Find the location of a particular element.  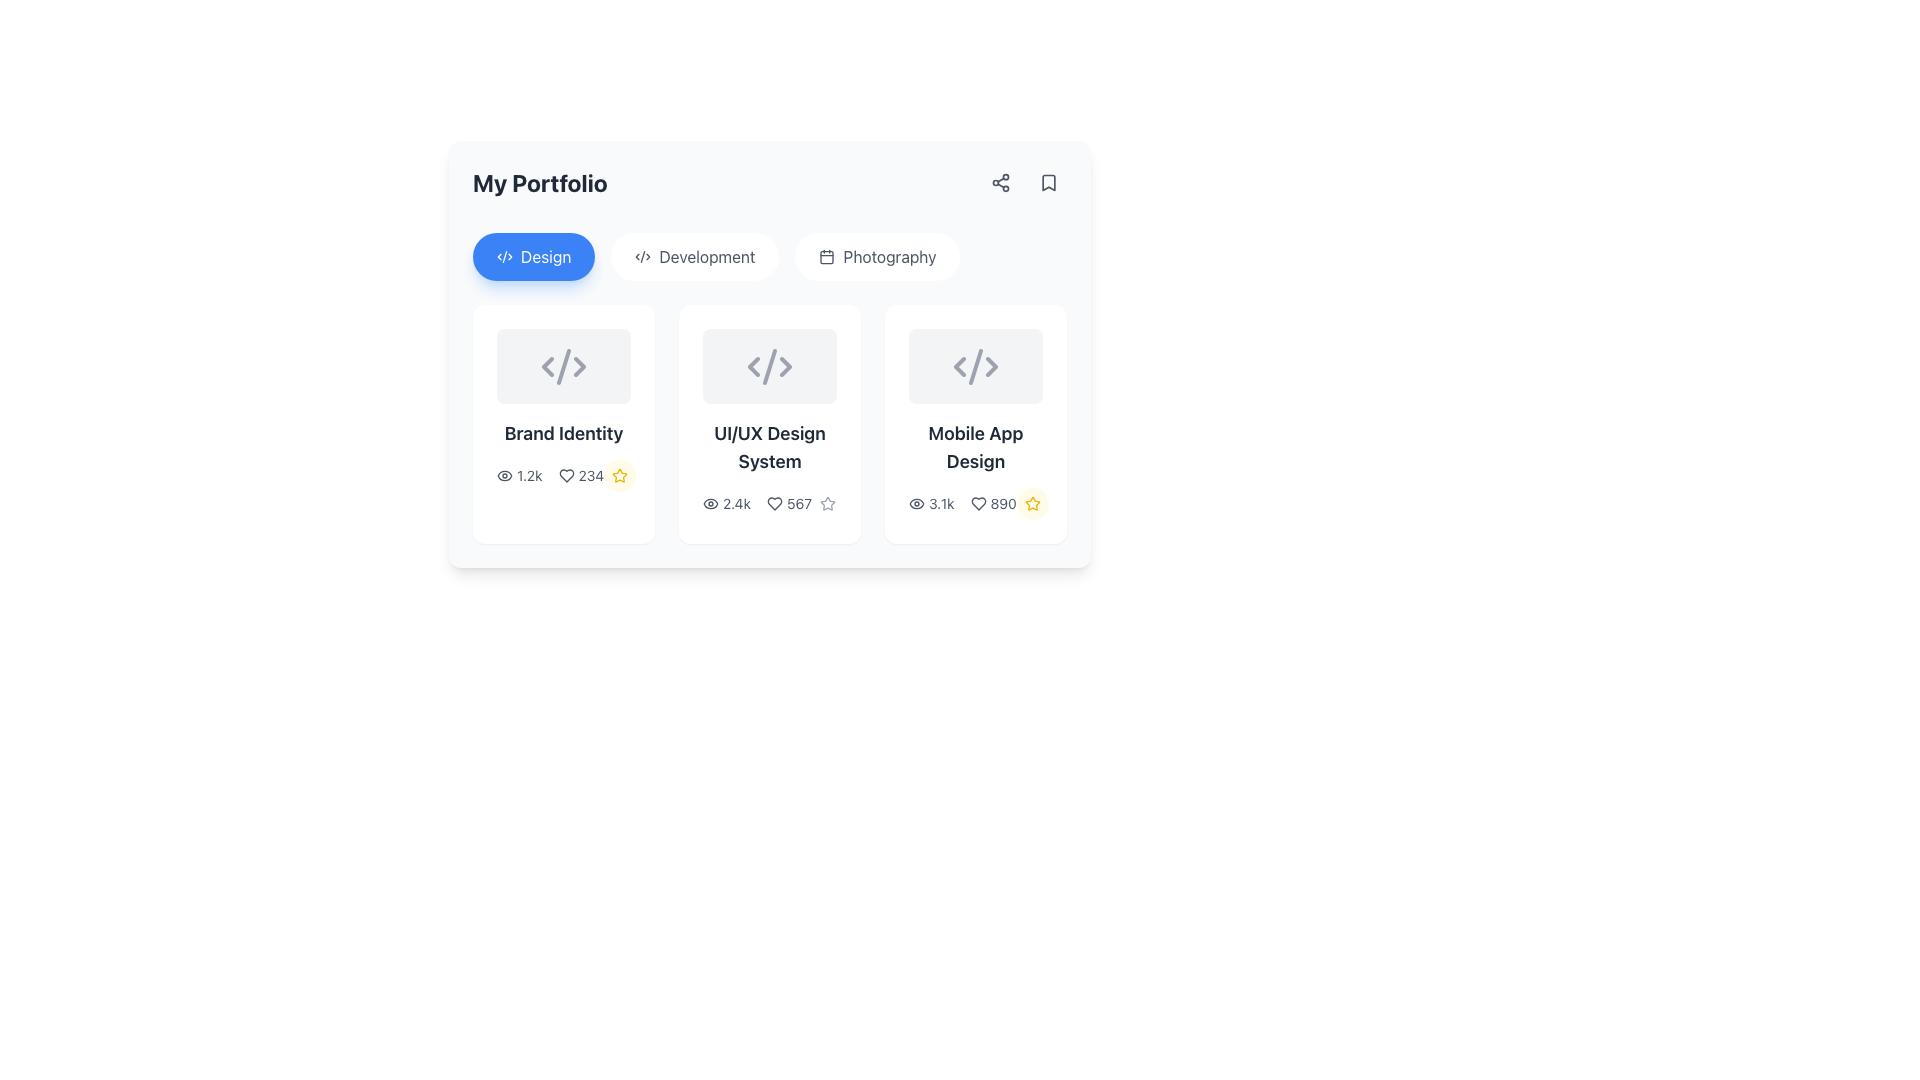

the calendar icon within the 'Photography' button is located at coordinates (827, 256).